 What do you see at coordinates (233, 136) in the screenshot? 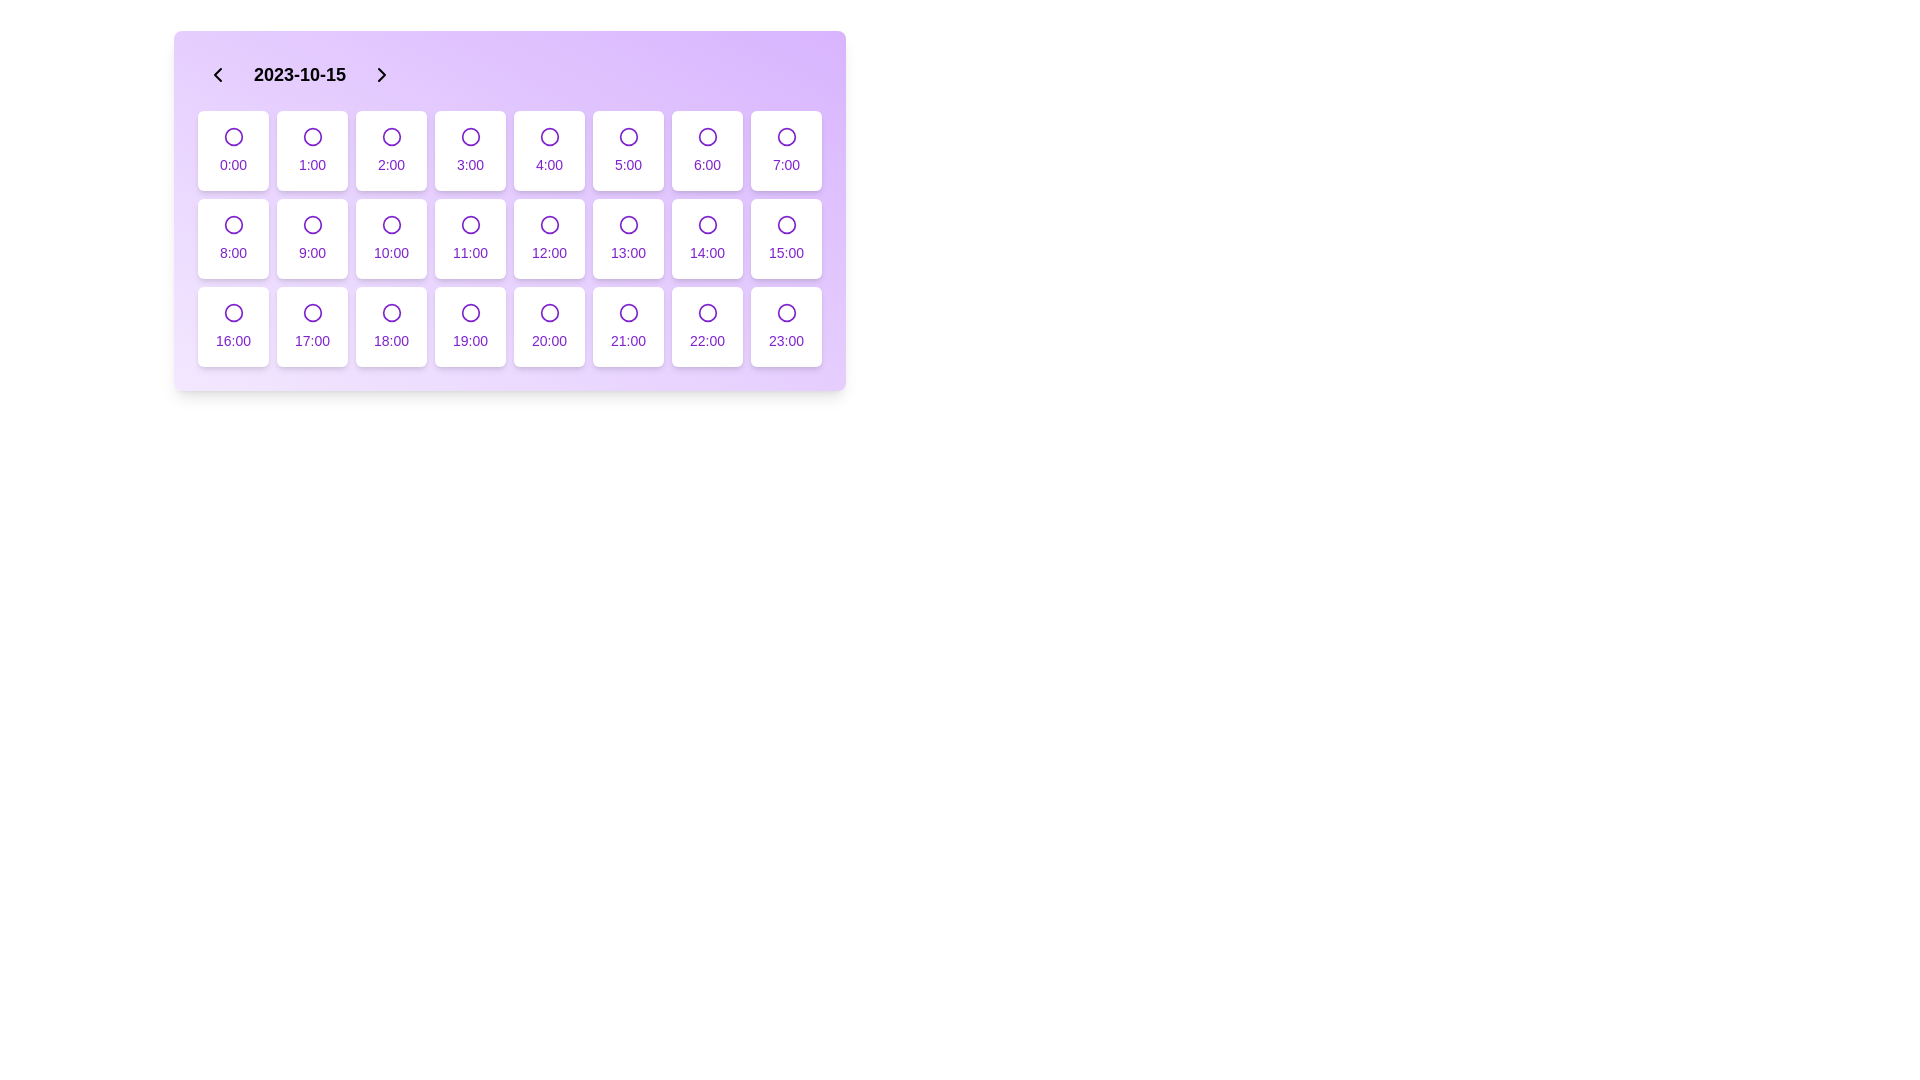
I see `the selection option icon for the time slot '0:00', which is located in the first card of the grid layout, positioned above the text '0:00'` at bounding box center [233, 136].